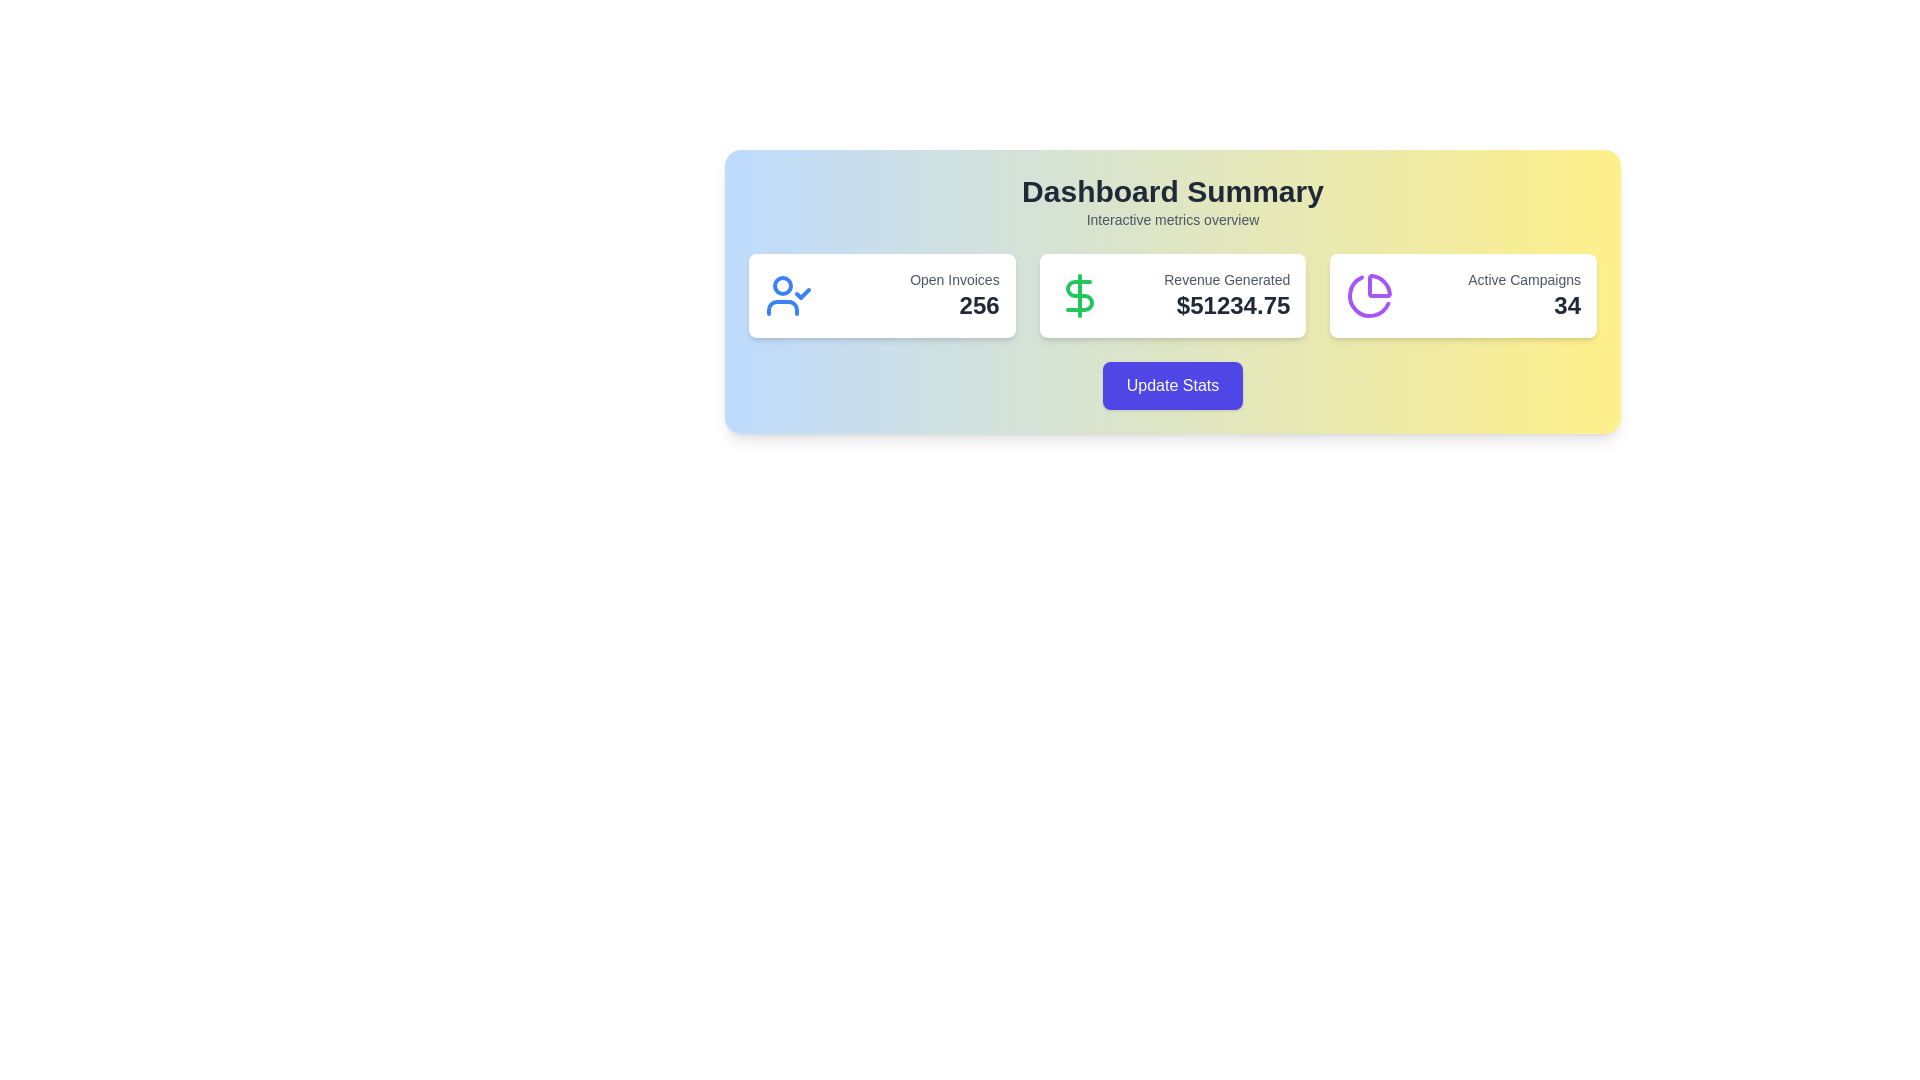  I want to click on the static text displaying the count of open invoices ('256') located in the top-left card of the dashboard summary, so click(953, 305).